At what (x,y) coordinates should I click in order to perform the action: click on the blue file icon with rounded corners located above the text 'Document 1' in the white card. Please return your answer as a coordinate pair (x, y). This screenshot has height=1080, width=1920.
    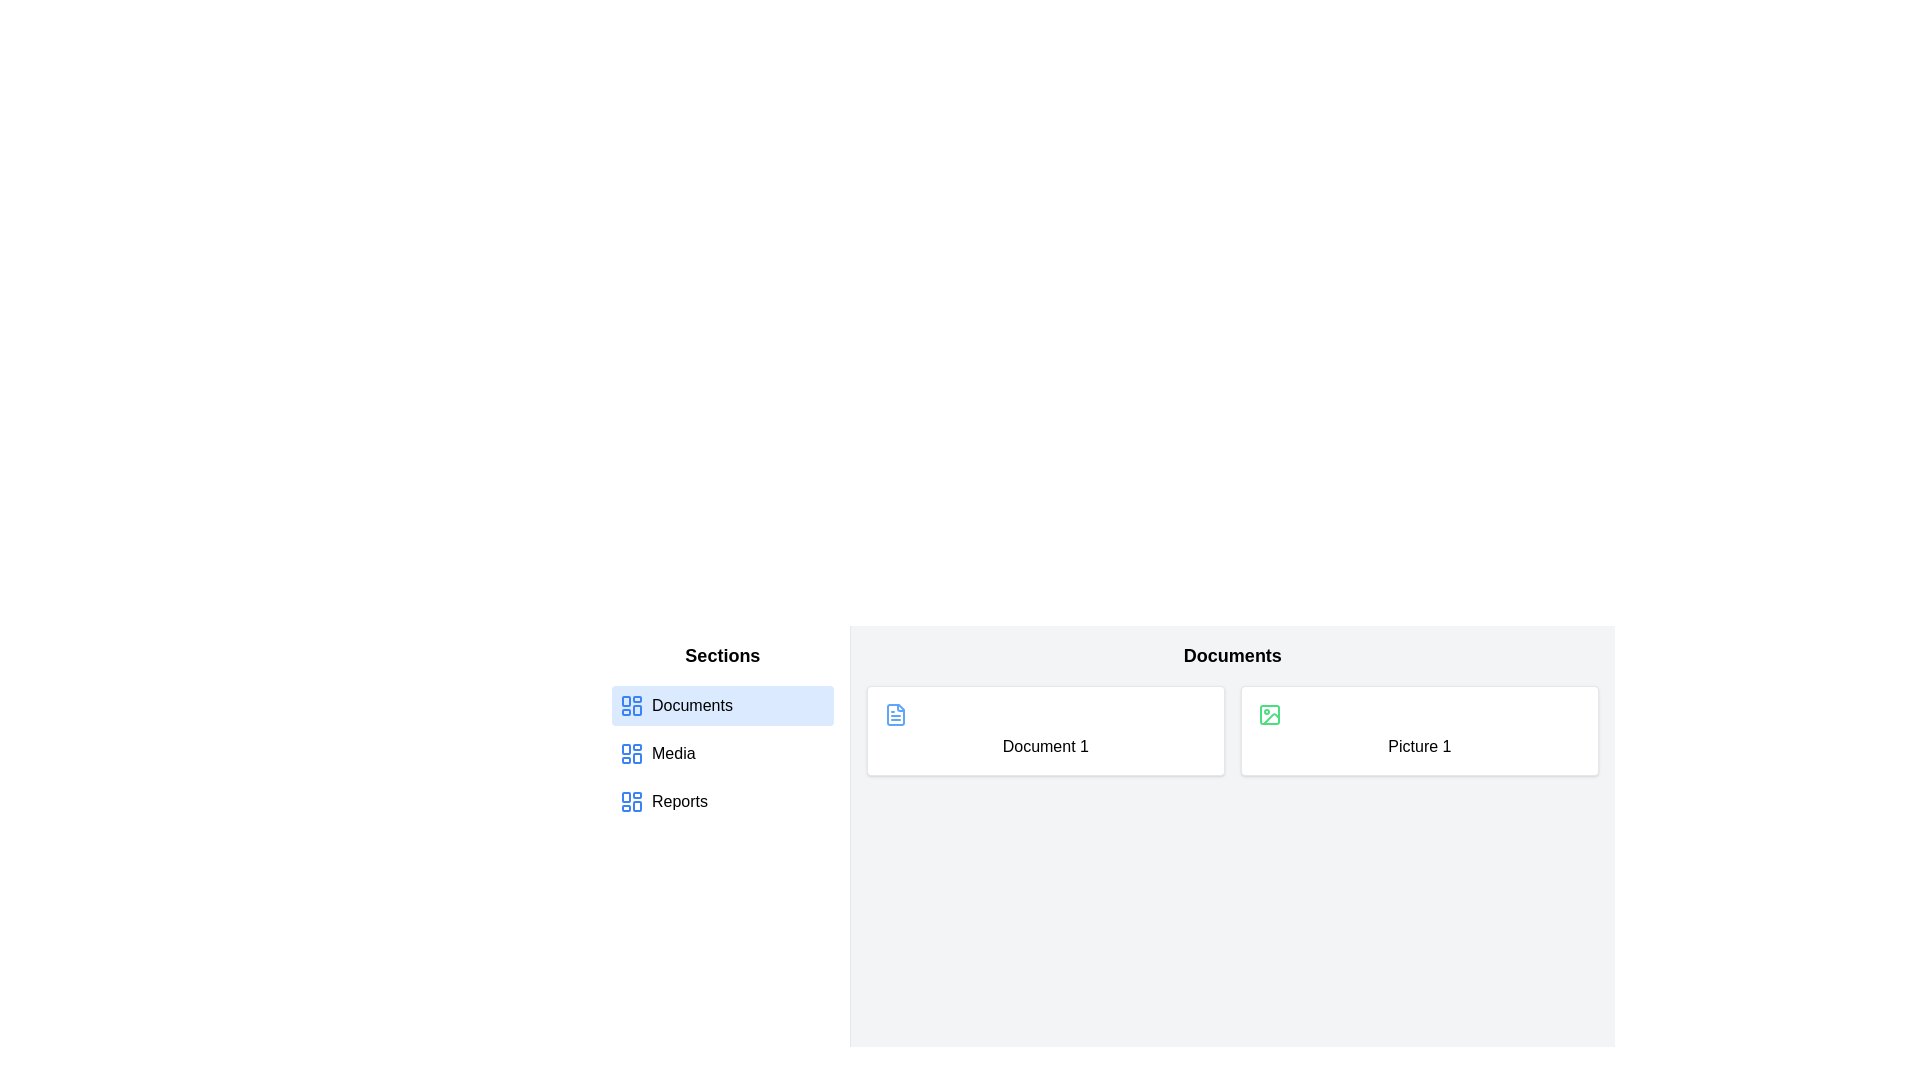
    Looking at the image, I should click on (894, 713).